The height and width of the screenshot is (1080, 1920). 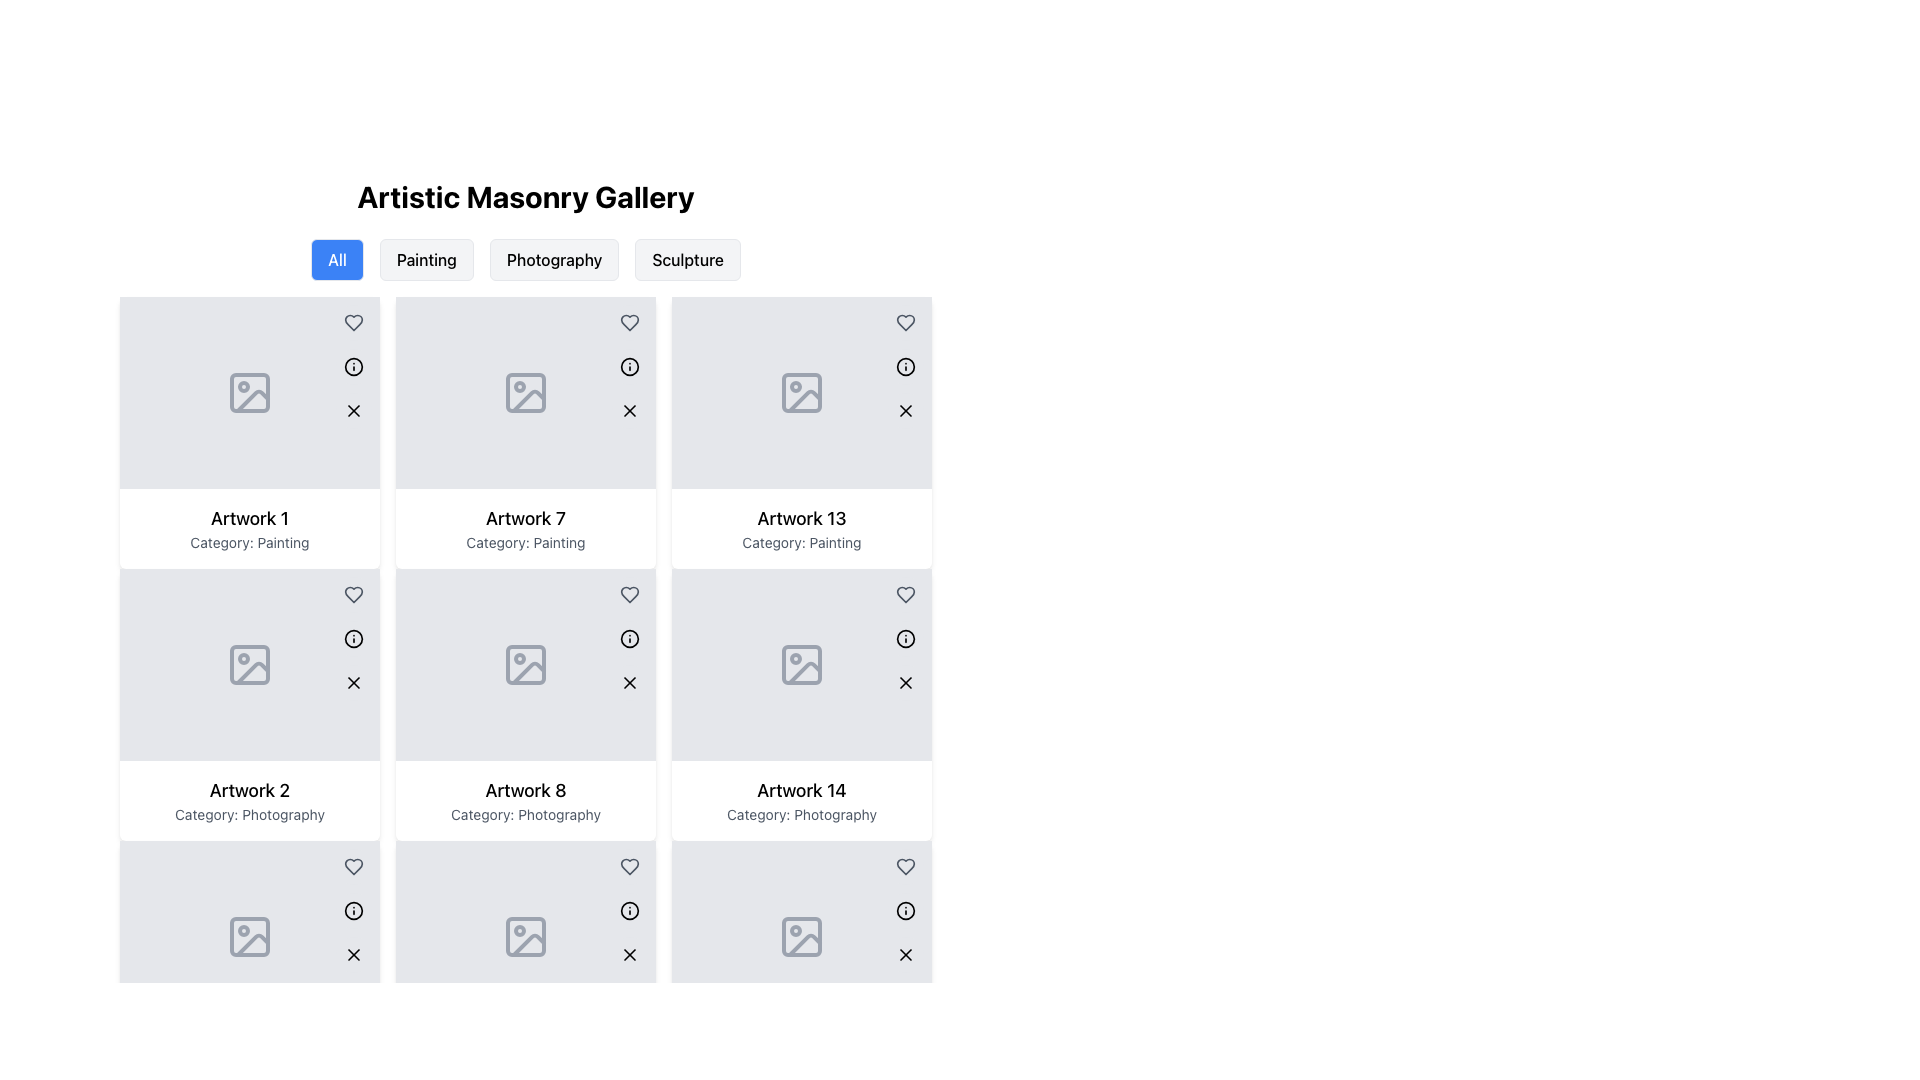 What do you see at coordinates (628, 866) in the screenshot?
I see `the heart icon for 'like' functionality located in the top-right corner of the 'Artwork 8' cell under the 'Photography' category` at bounding box center [628, 866].